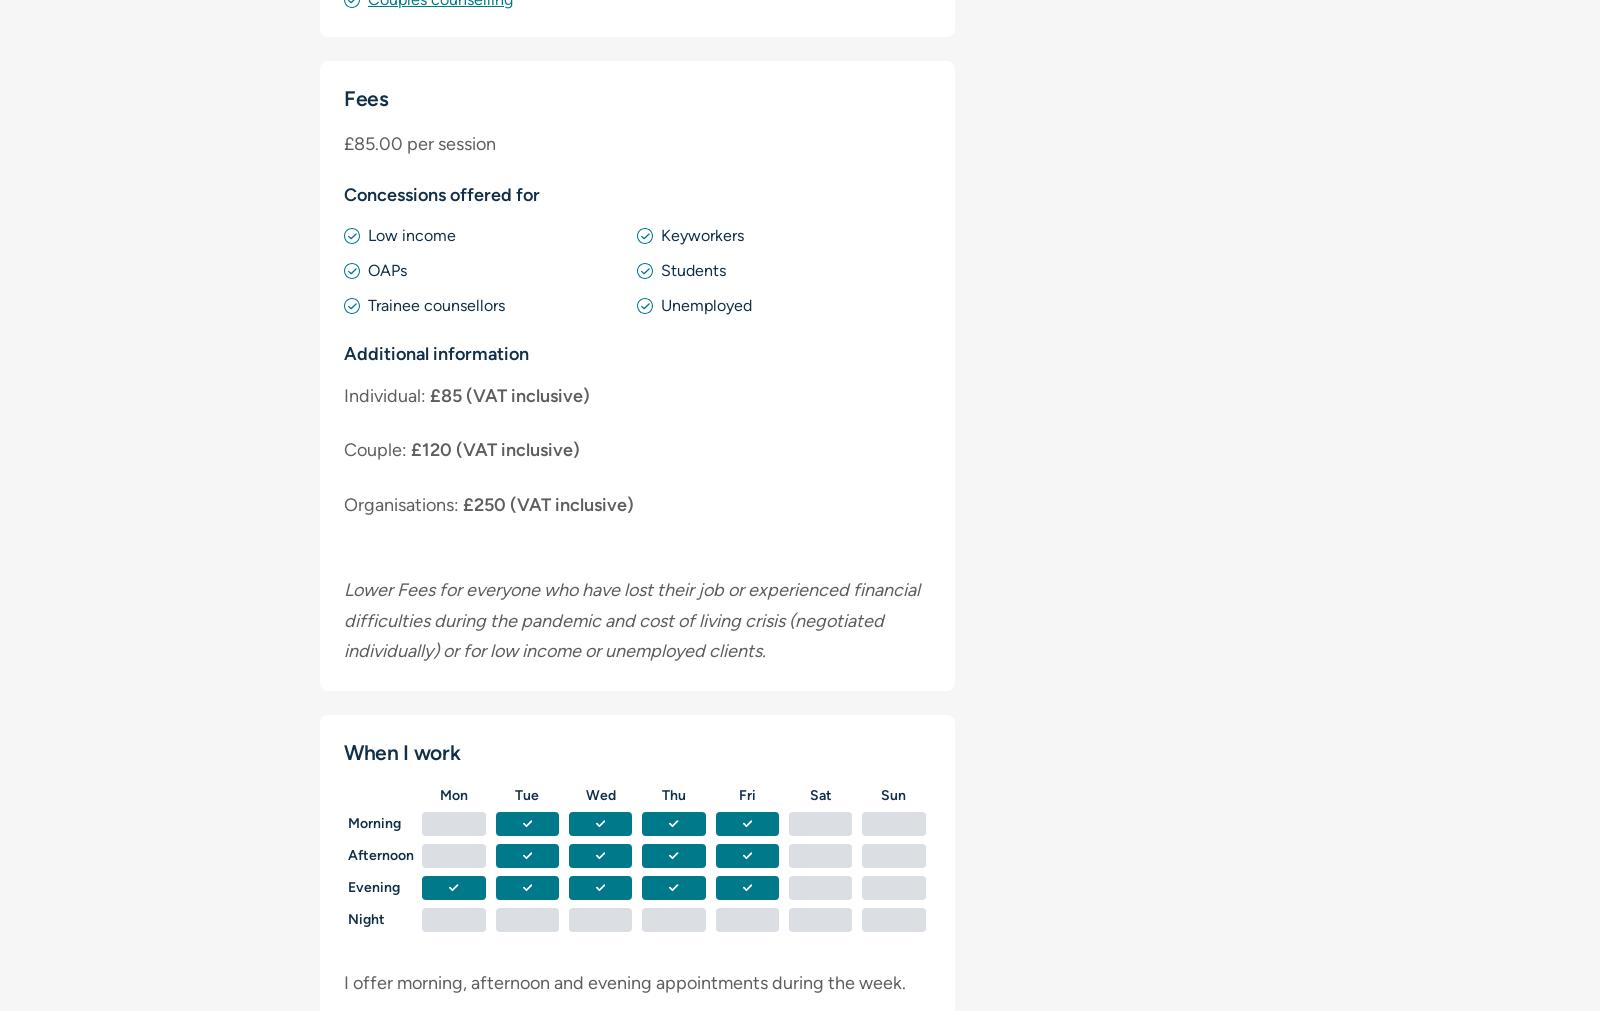 The image size is (1600, 1011). What do you see at coordinates (424, 393) in the screenshot?
I see `'£85 (VAT inclusive)'` at bounding box center [424, 393].